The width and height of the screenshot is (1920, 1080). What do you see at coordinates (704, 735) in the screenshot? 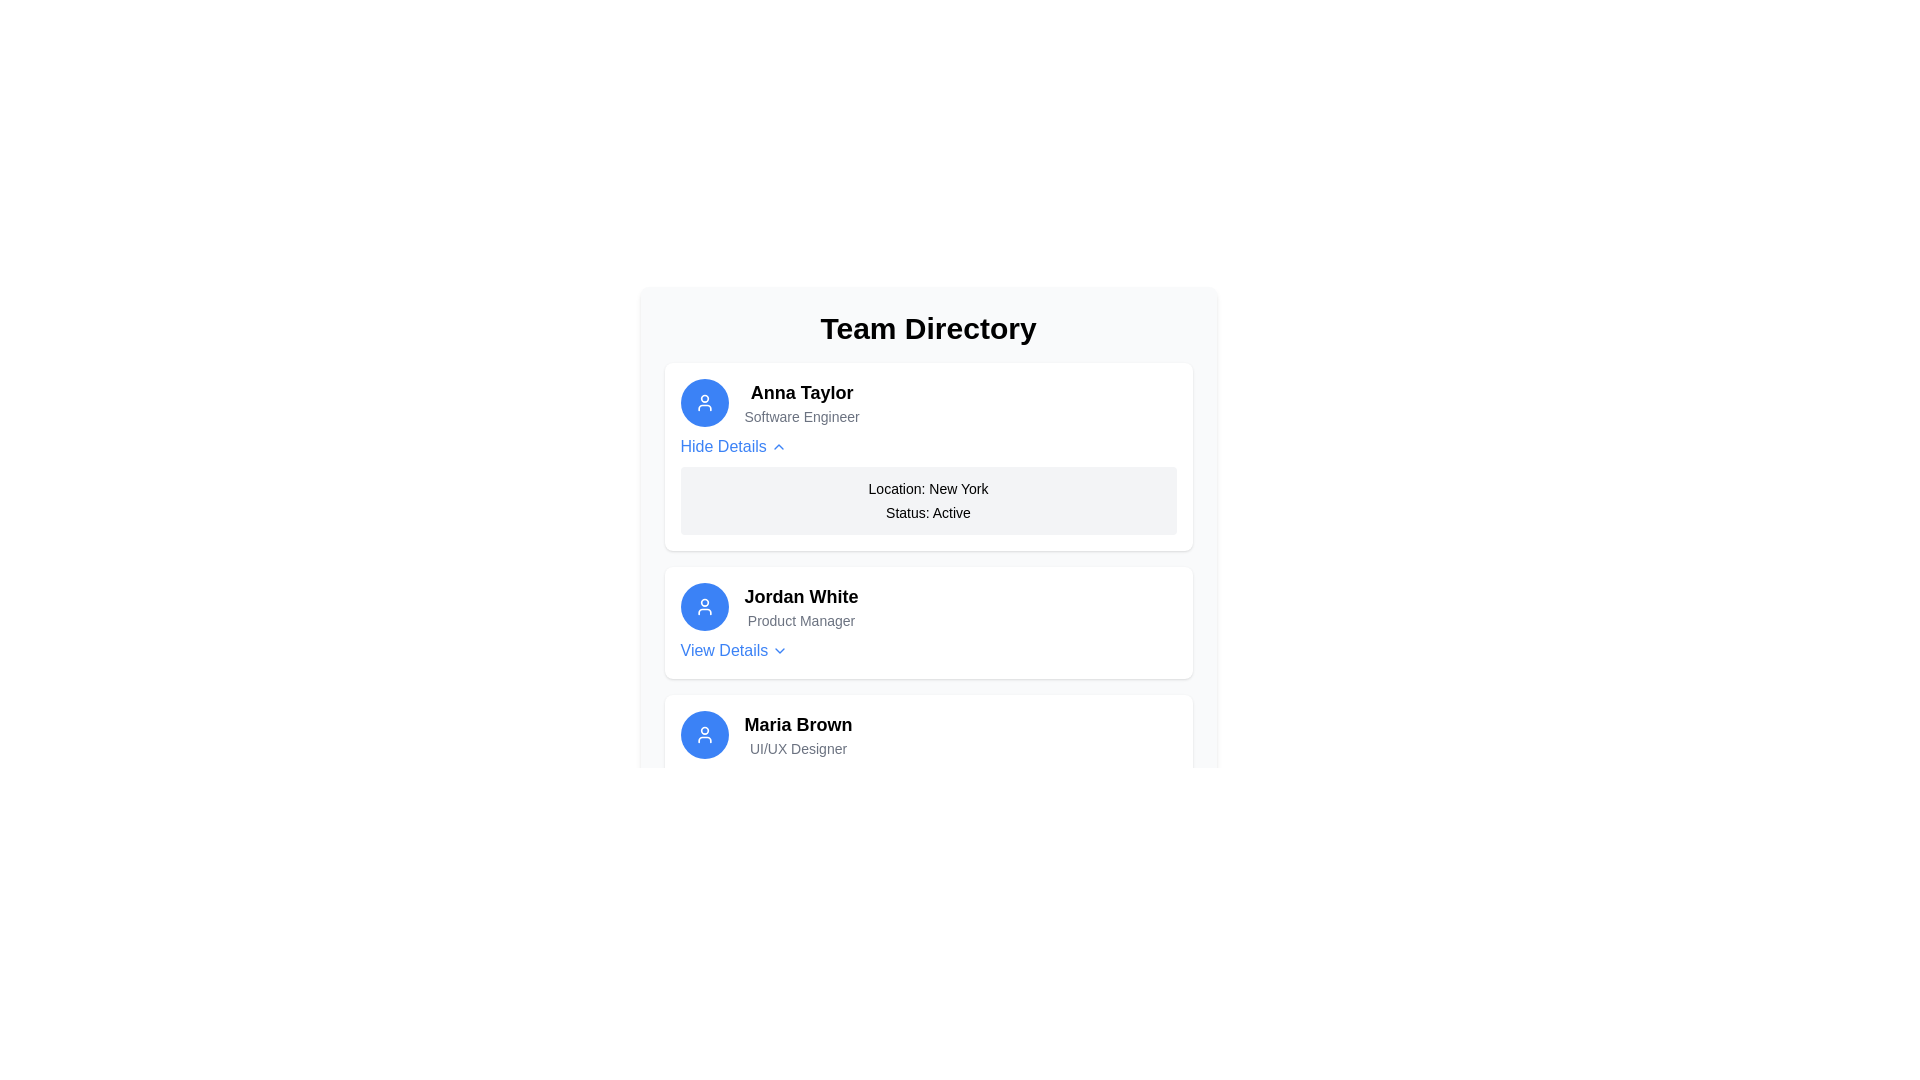
I see `the user profile icon located on the left-hand side of the third profile card in the 'Team Directory' section` at bounding box center [704, 735].